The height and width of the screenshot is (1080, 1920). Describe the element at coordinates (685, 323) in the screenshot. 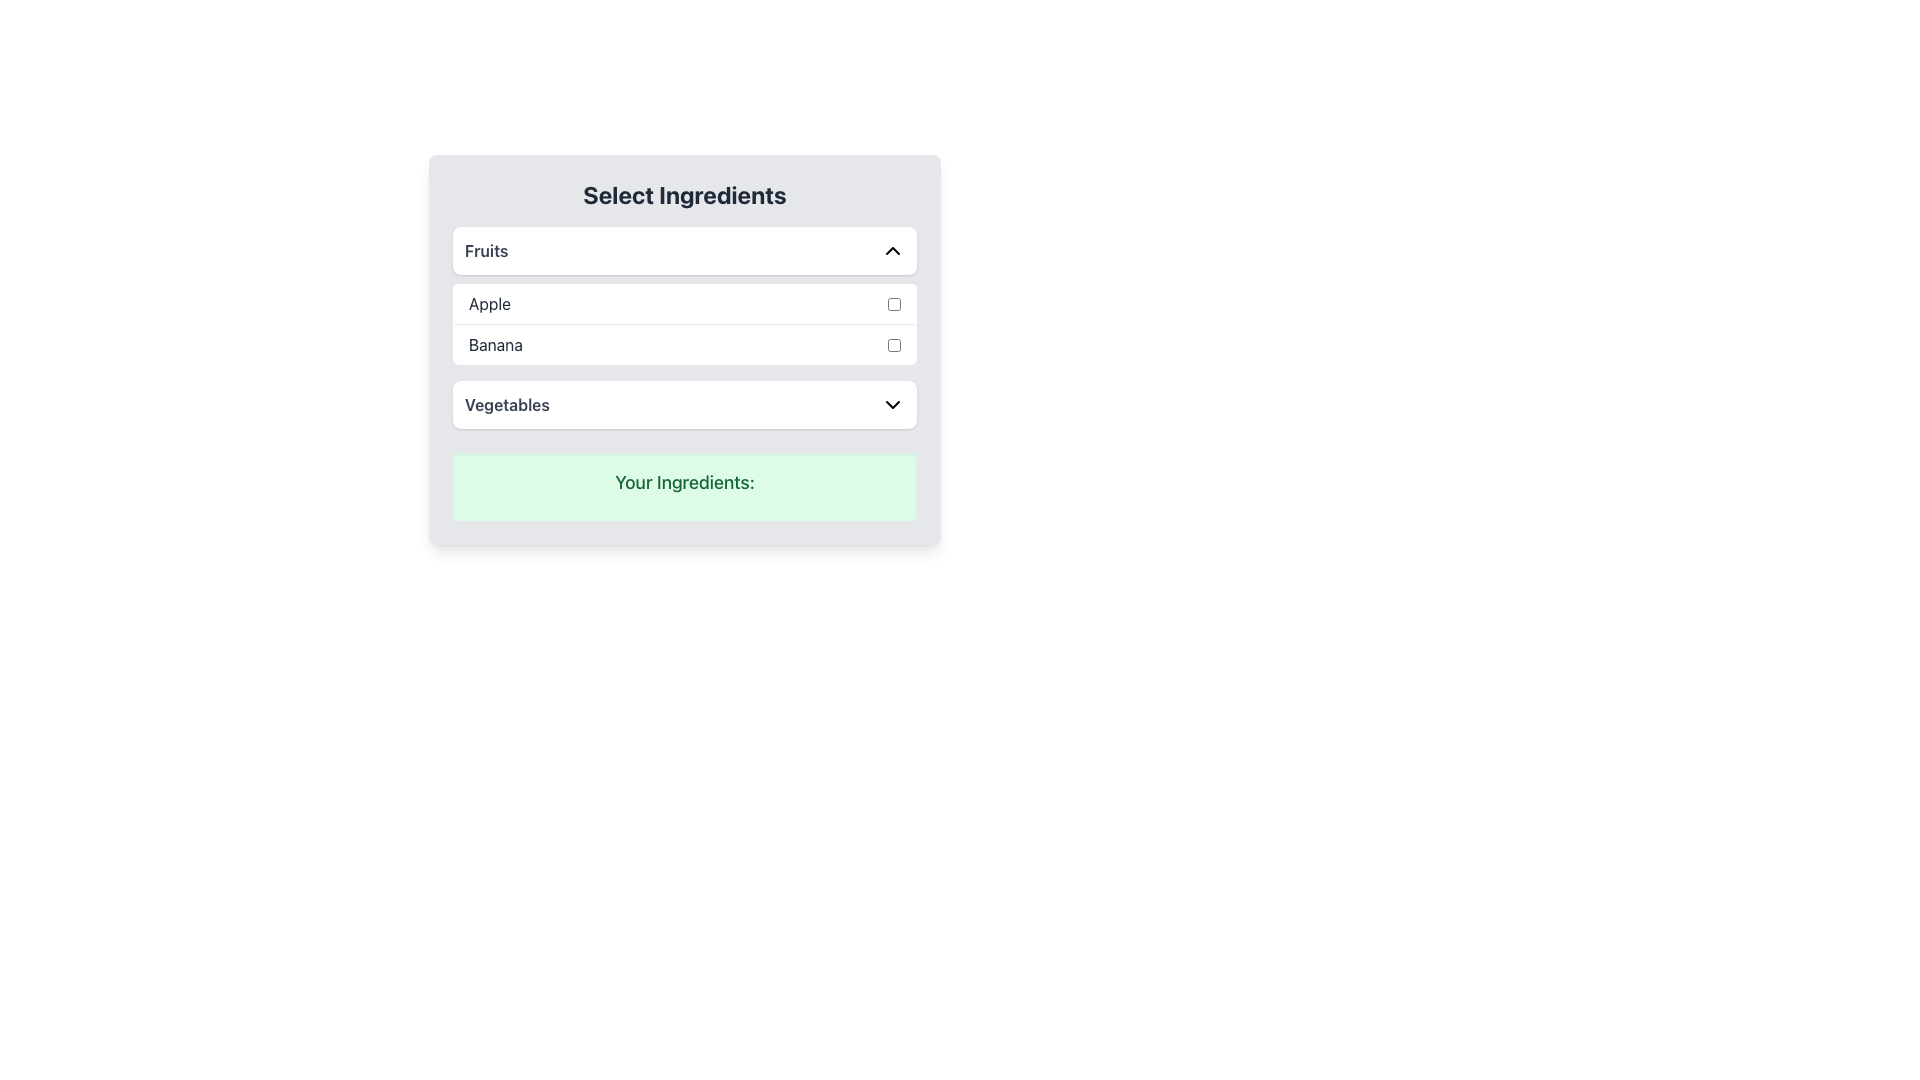

I see `the checkbox associated with 'Apple' in the selectable list under the 'Fruits' section` at that location.